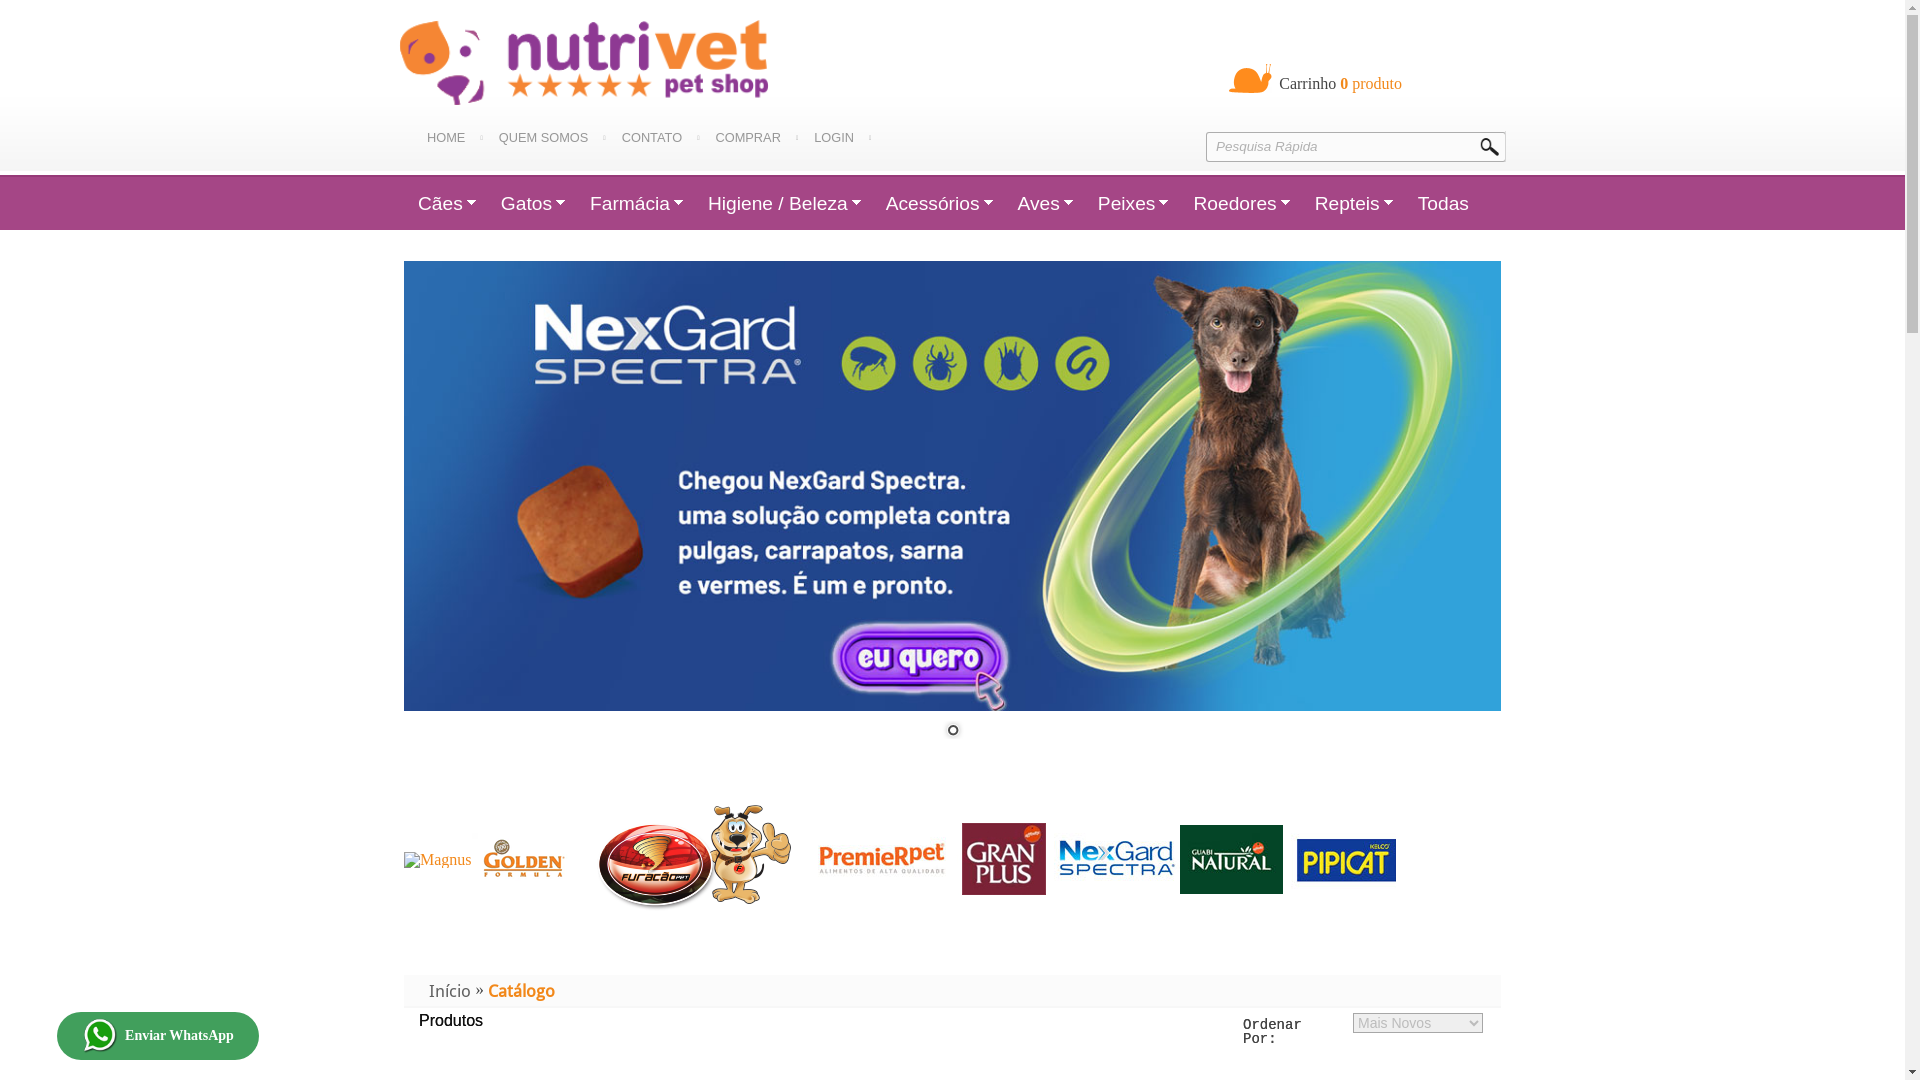 The image size is (1920, 1080). Describe the element at coordinates (661, 136) in the screenshot. I see `'CONTATO'` at that location.